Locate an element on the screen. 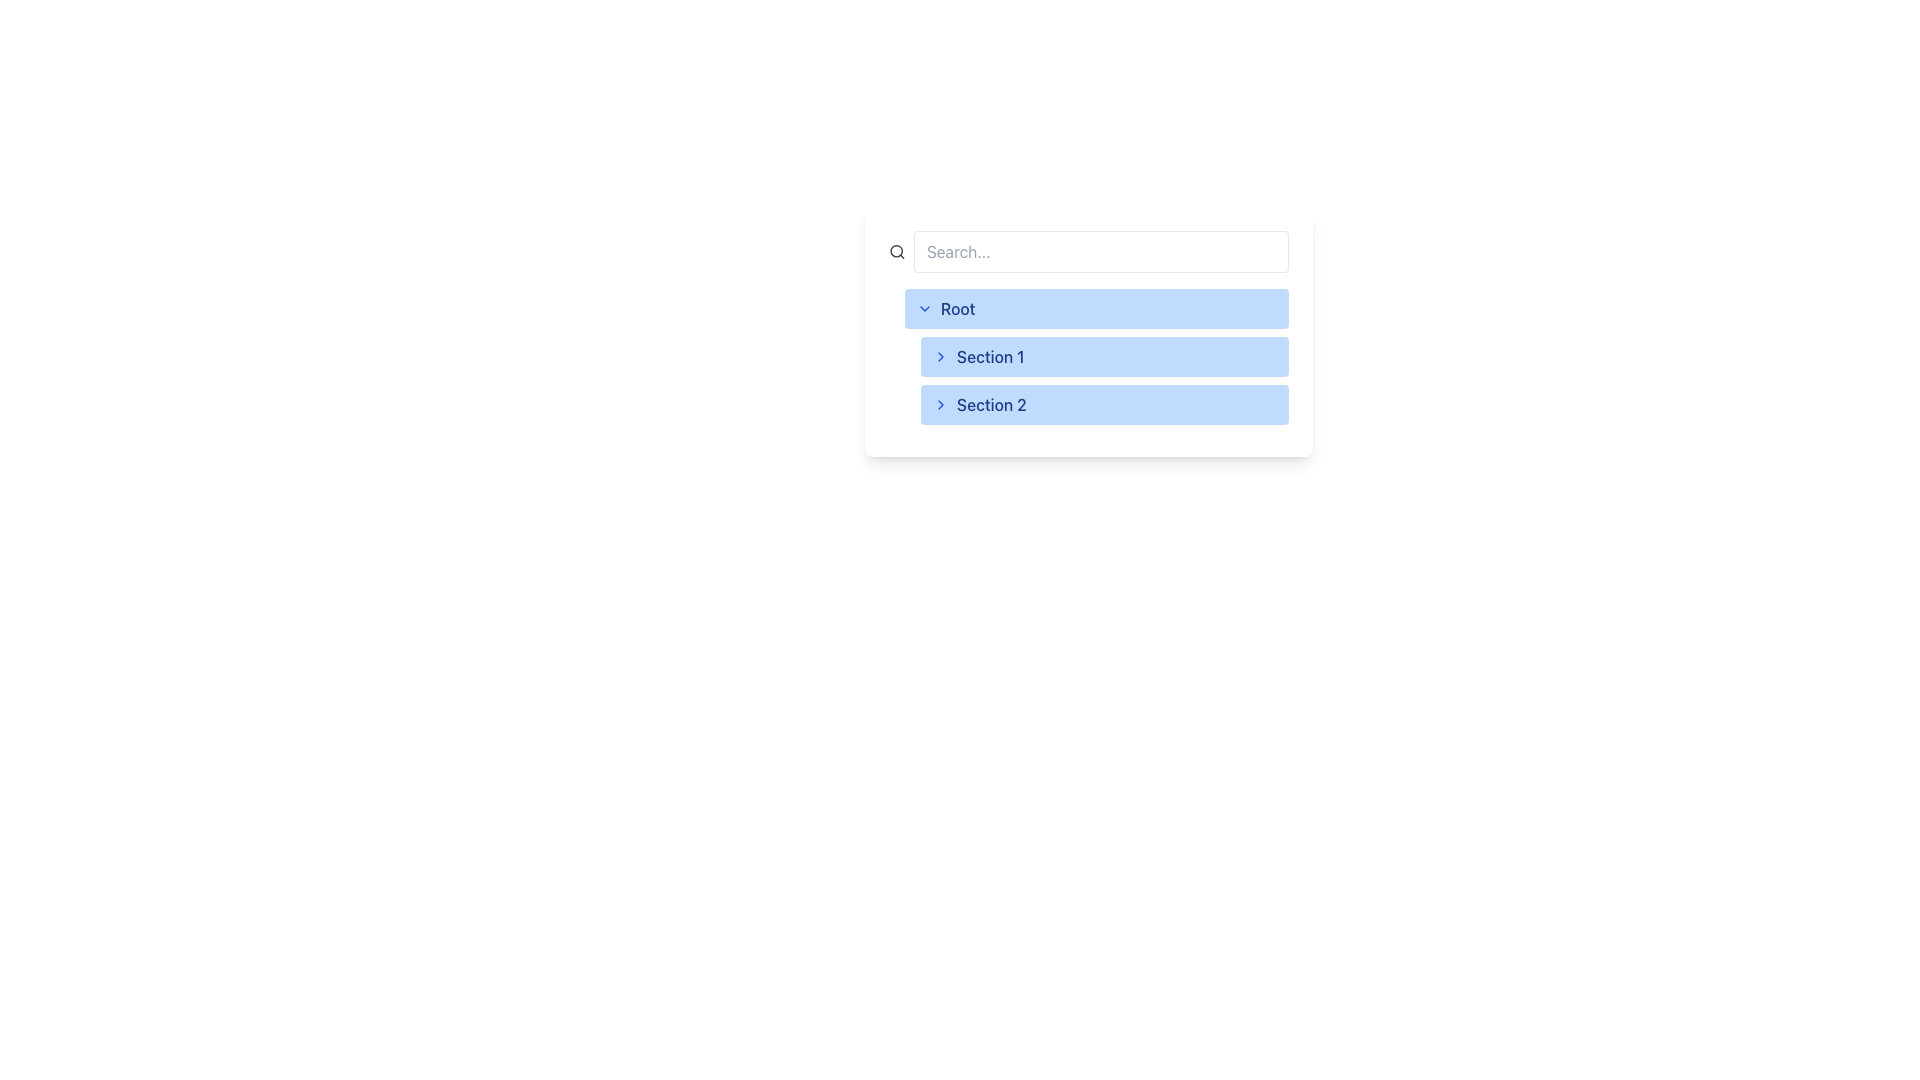  the 'Root' text label in the collapsible list item located at the top of the vertical list within the side panel is located at coordinates (945, 308).